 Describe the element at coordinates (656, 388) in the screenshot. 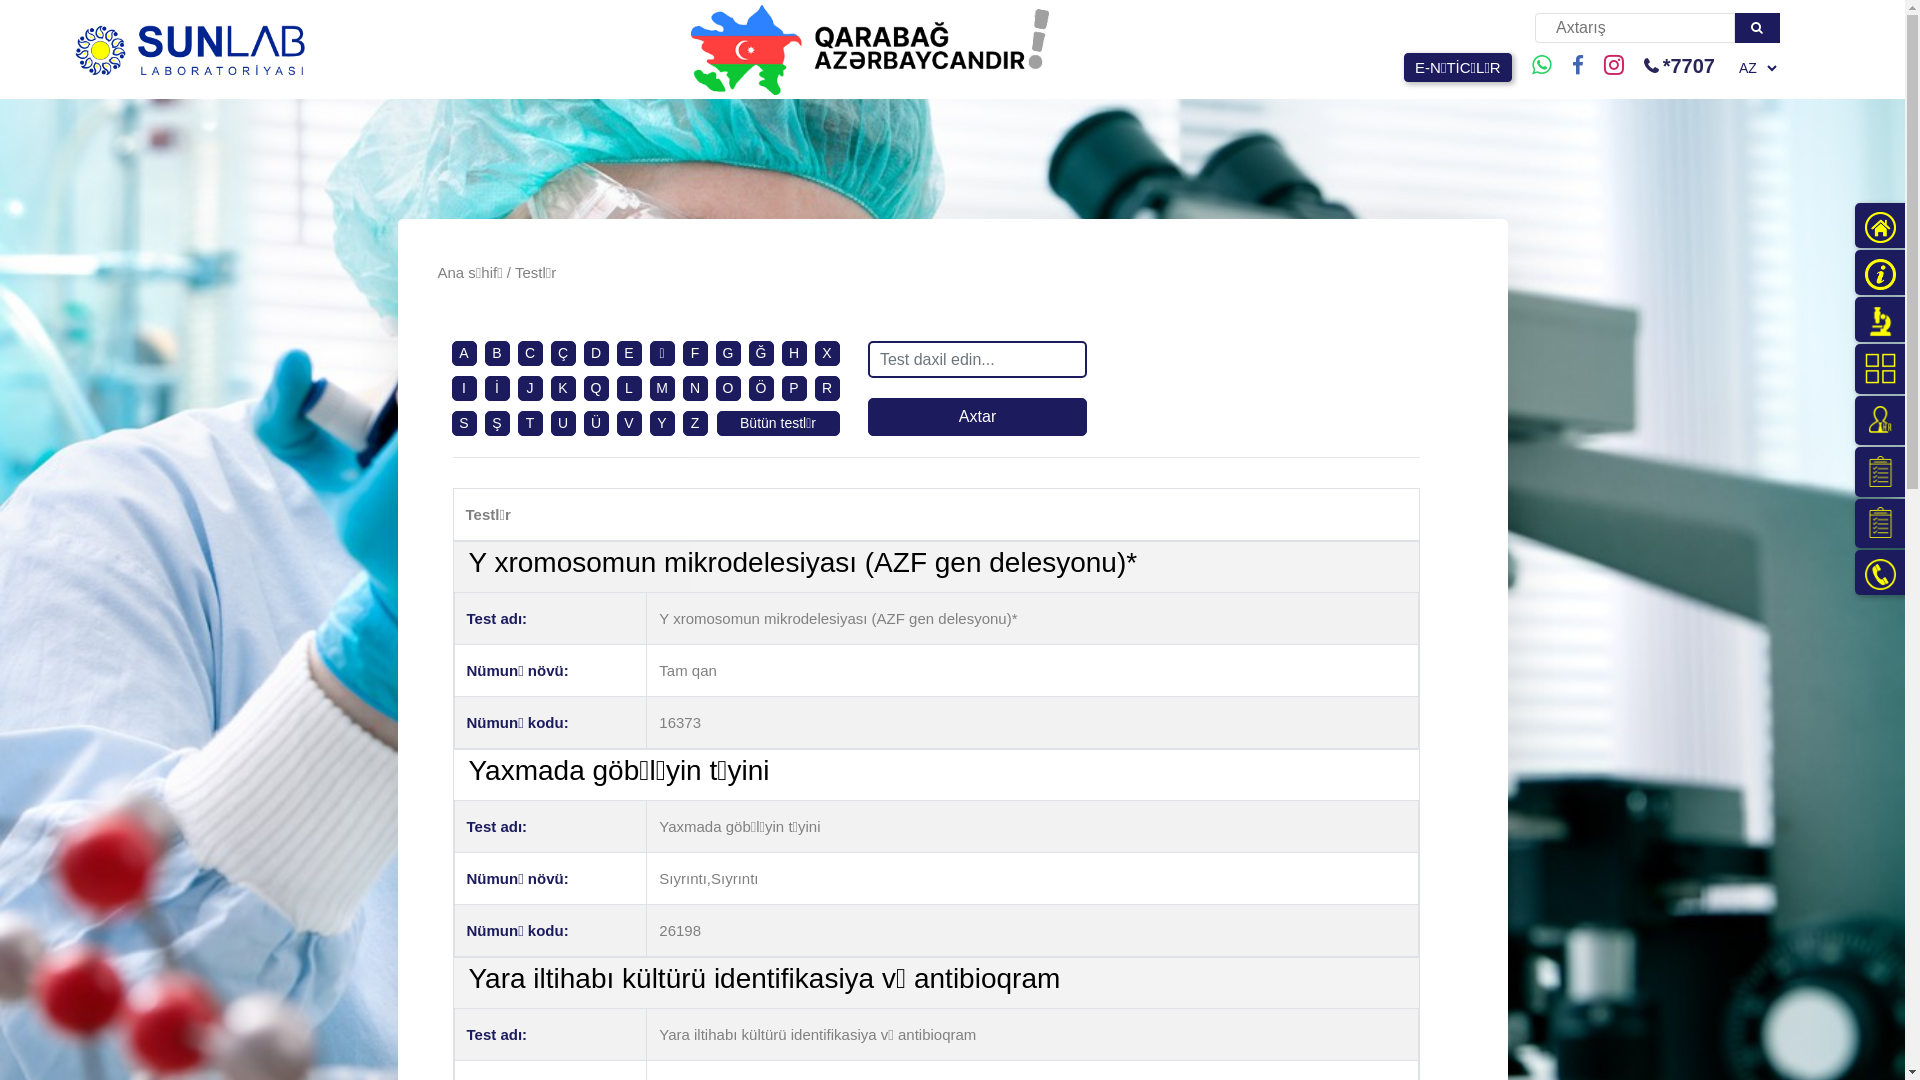

I see `'M'` at that location.